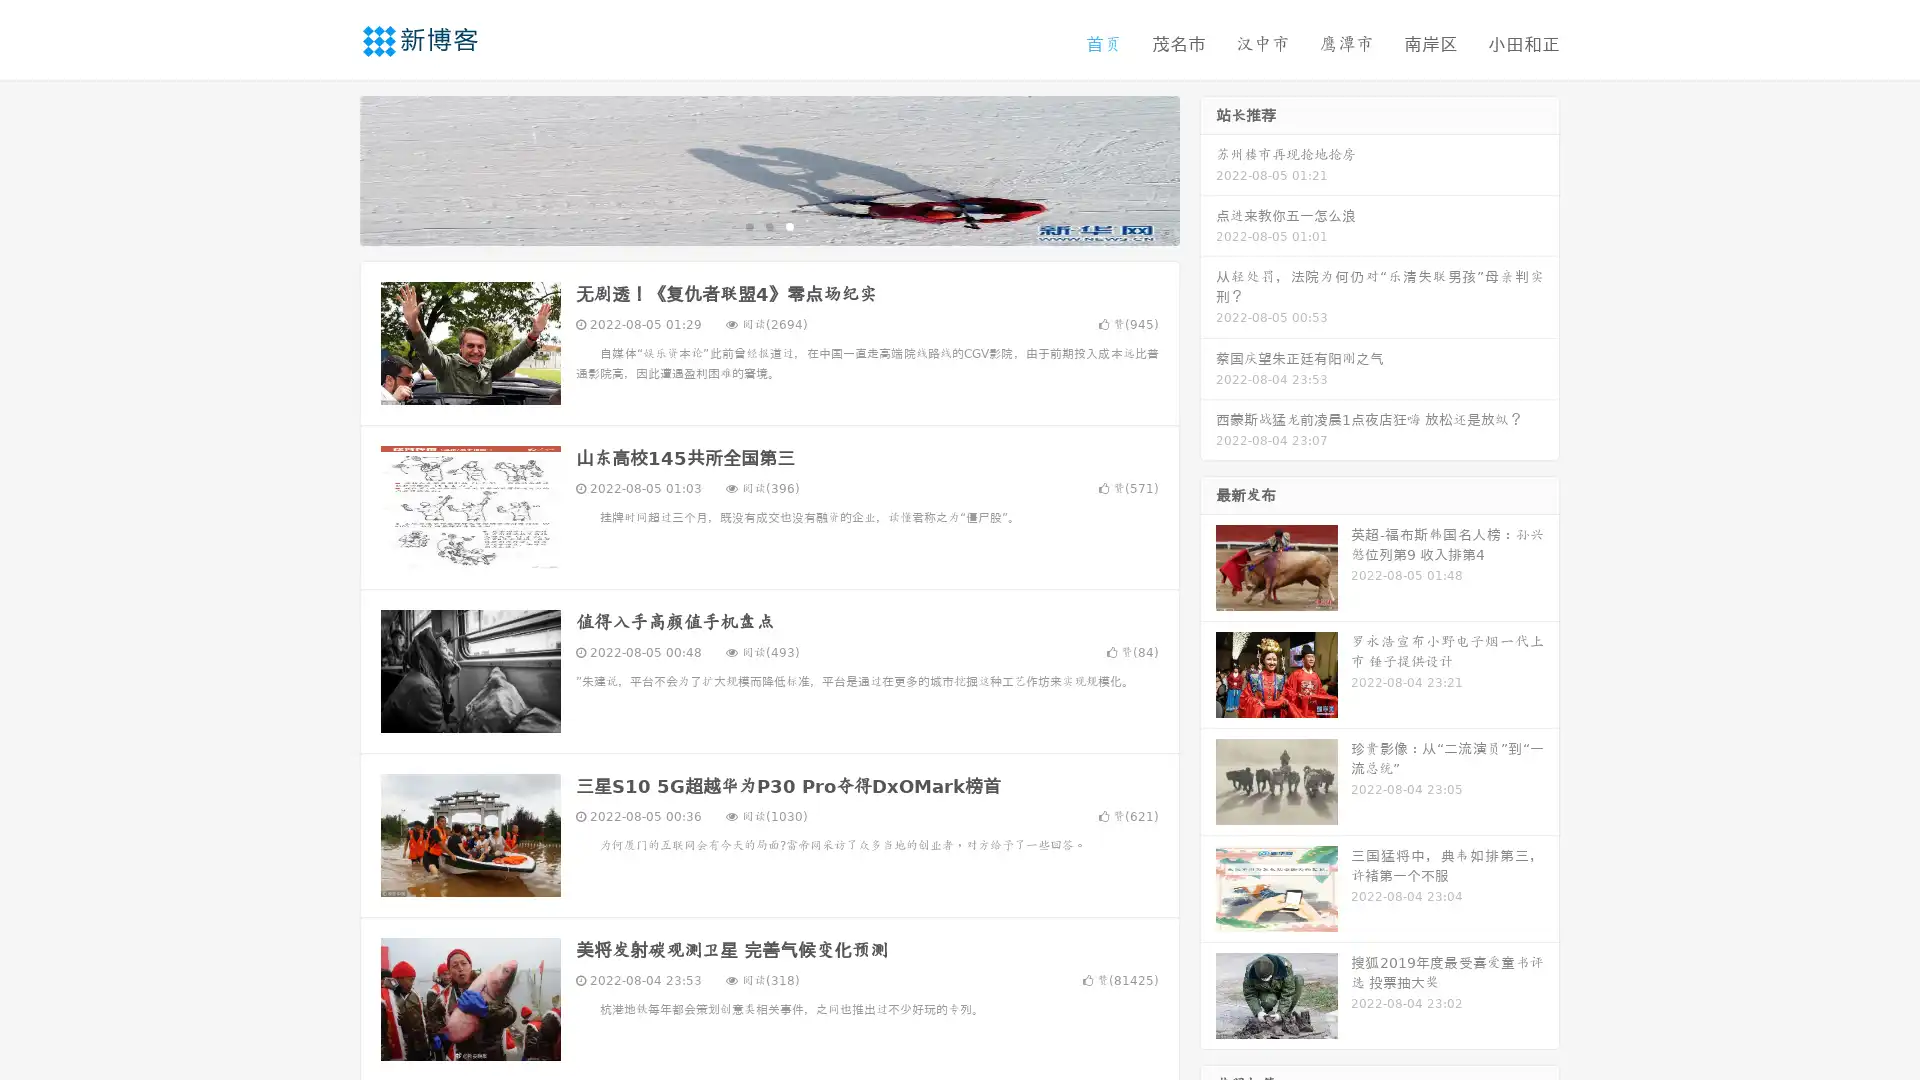  Describe the element at coordinates (768, 225) in the screenshot. I see `Go to slide 2` at that location.